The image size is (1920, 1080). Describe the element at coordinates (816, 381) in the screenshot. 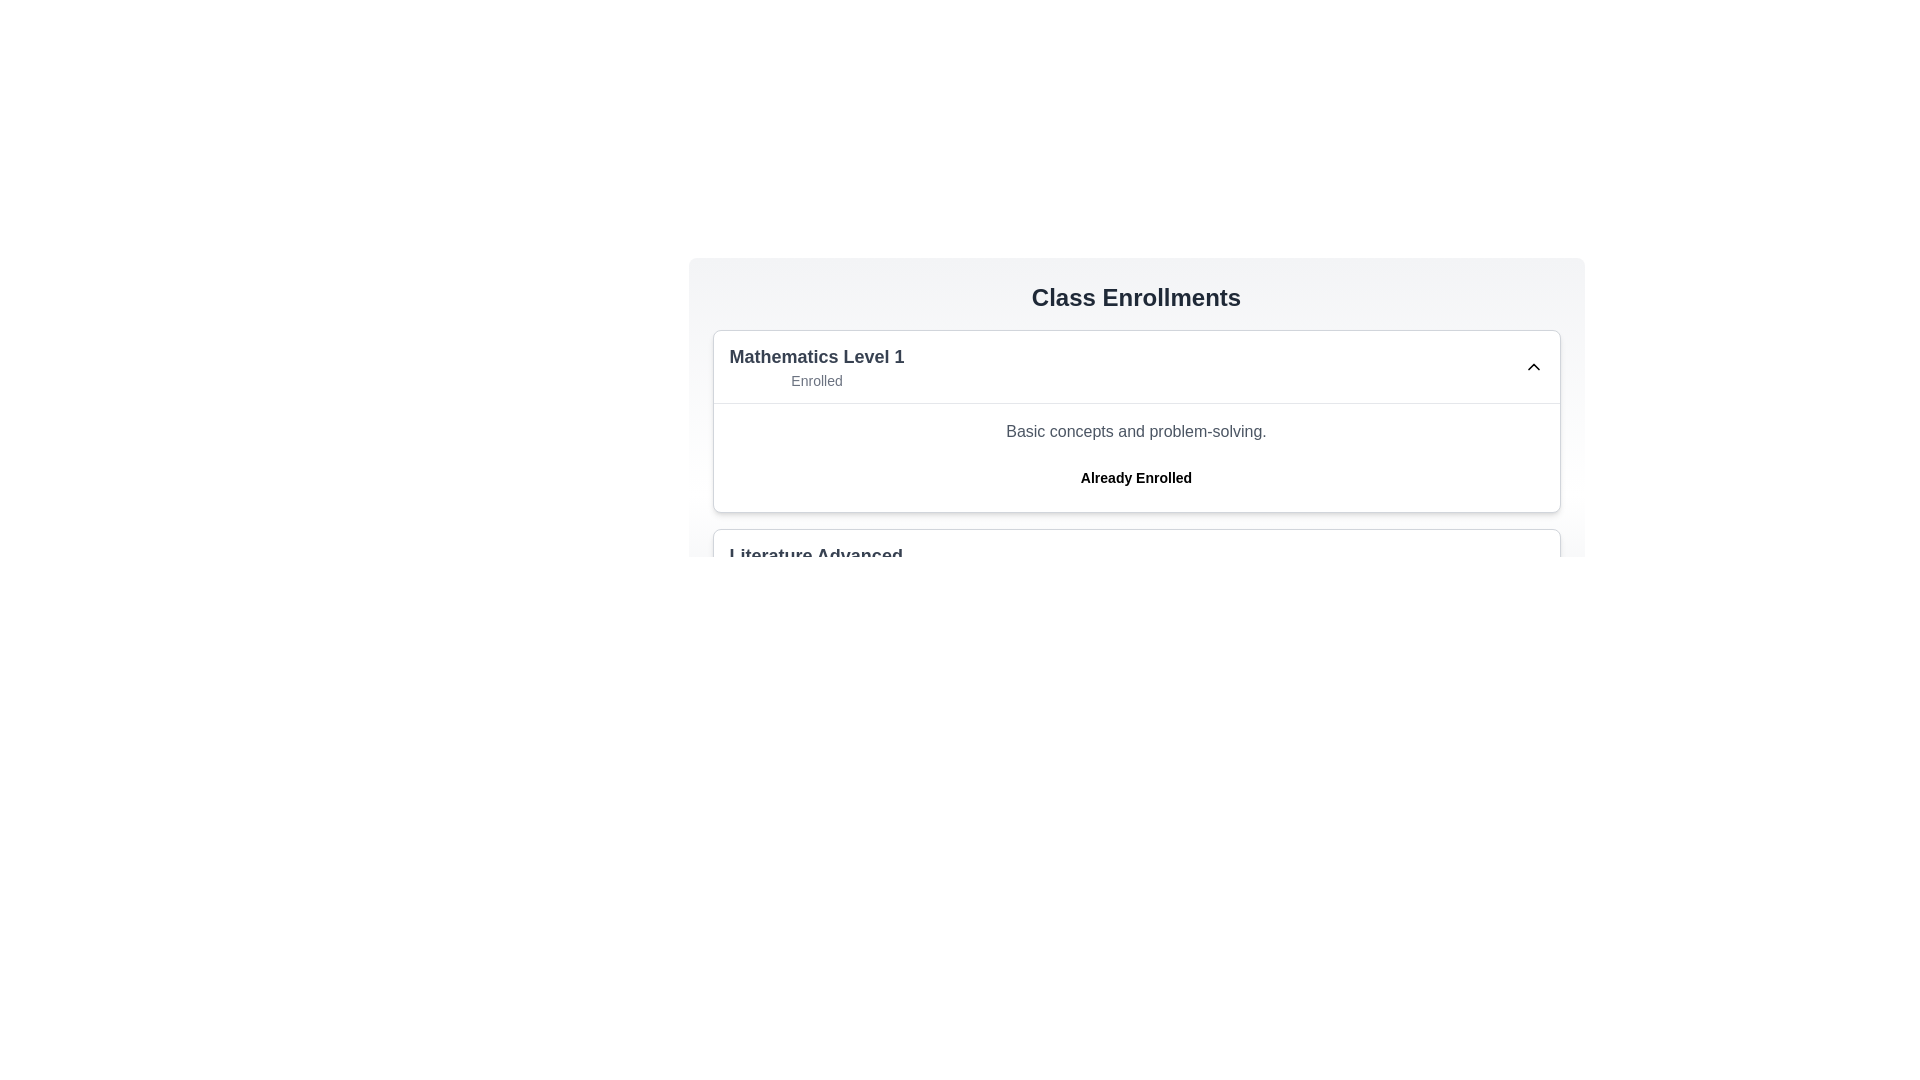

I see `the small gray text label labeled 'Enrolled' located beneath the title 'Mathematics Level 1'` at that location.